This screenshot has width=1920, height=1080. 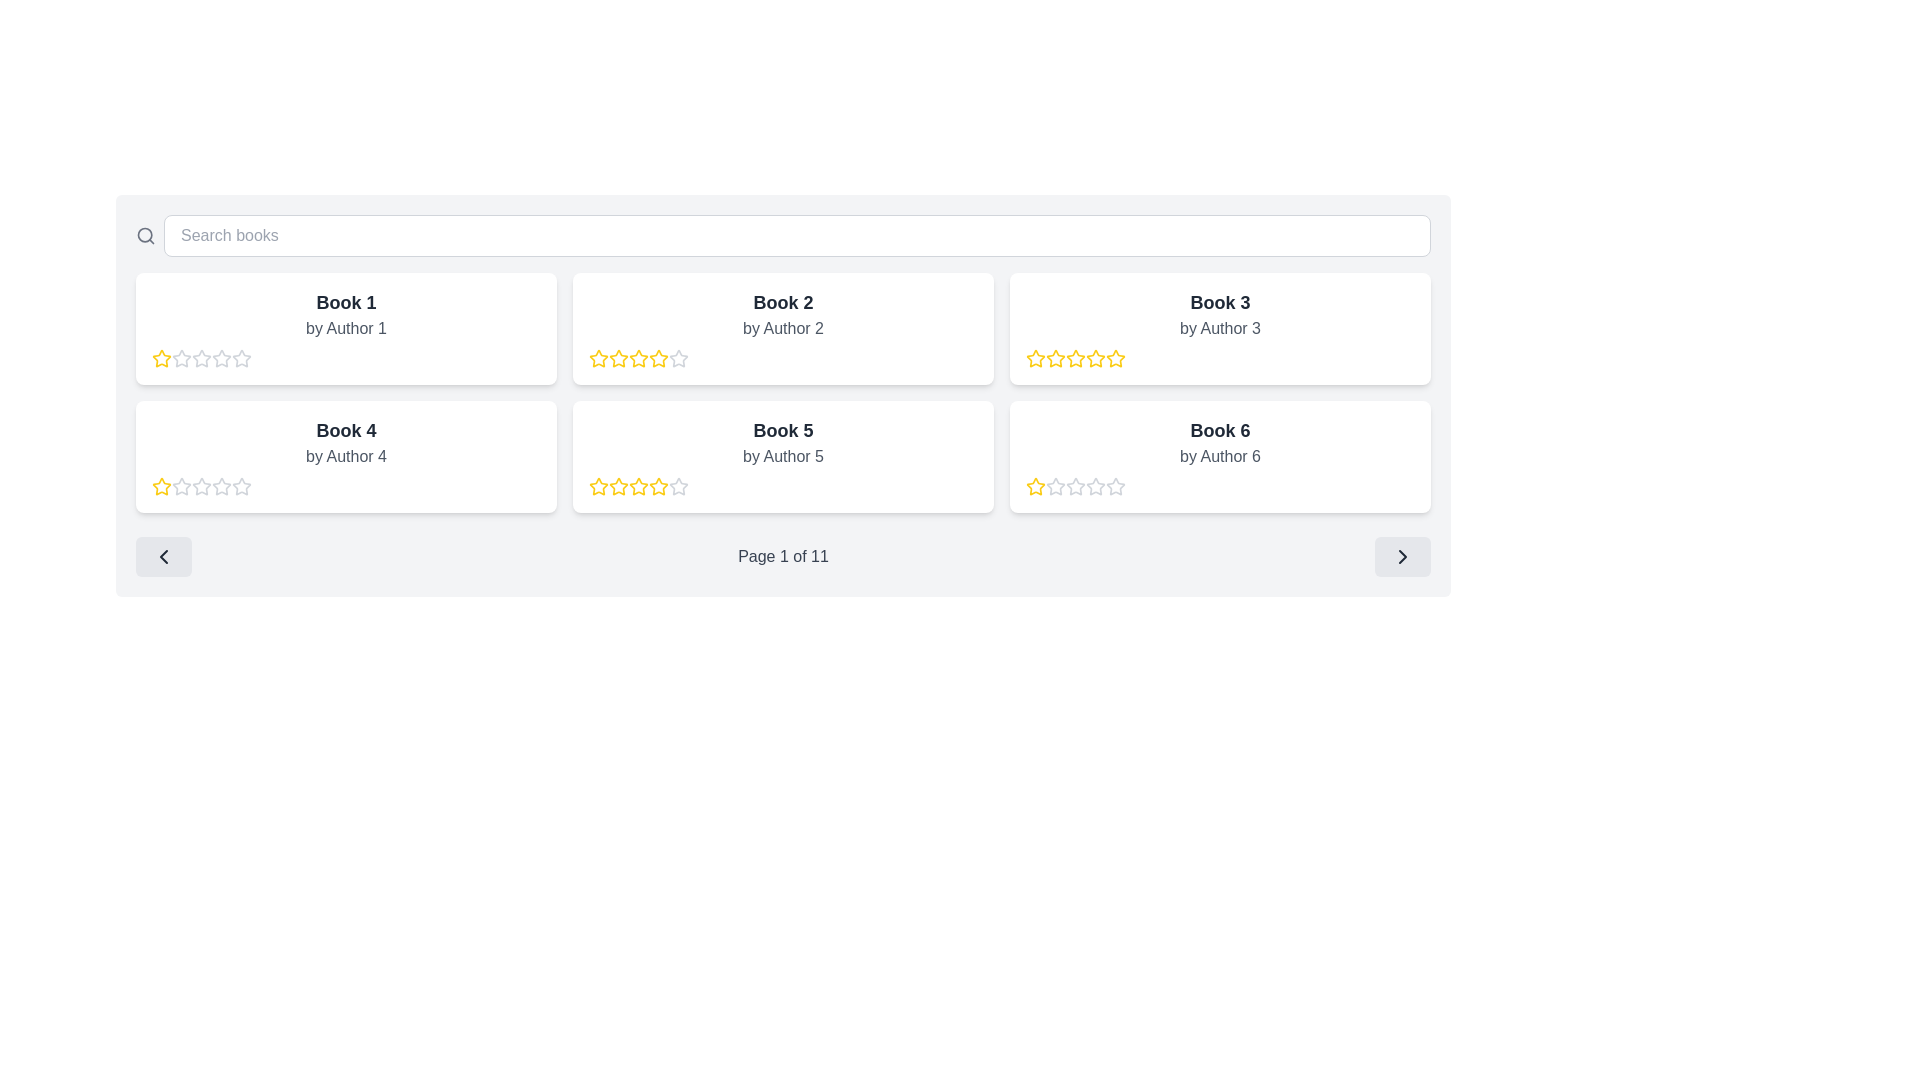 What do you see at coordinates (182, 357) in the screenshot?
I see `the third star-shaped icon in the rating sequence under 'Book 1' by 'Author 1' to rate it` at bounding box center [182, 357].